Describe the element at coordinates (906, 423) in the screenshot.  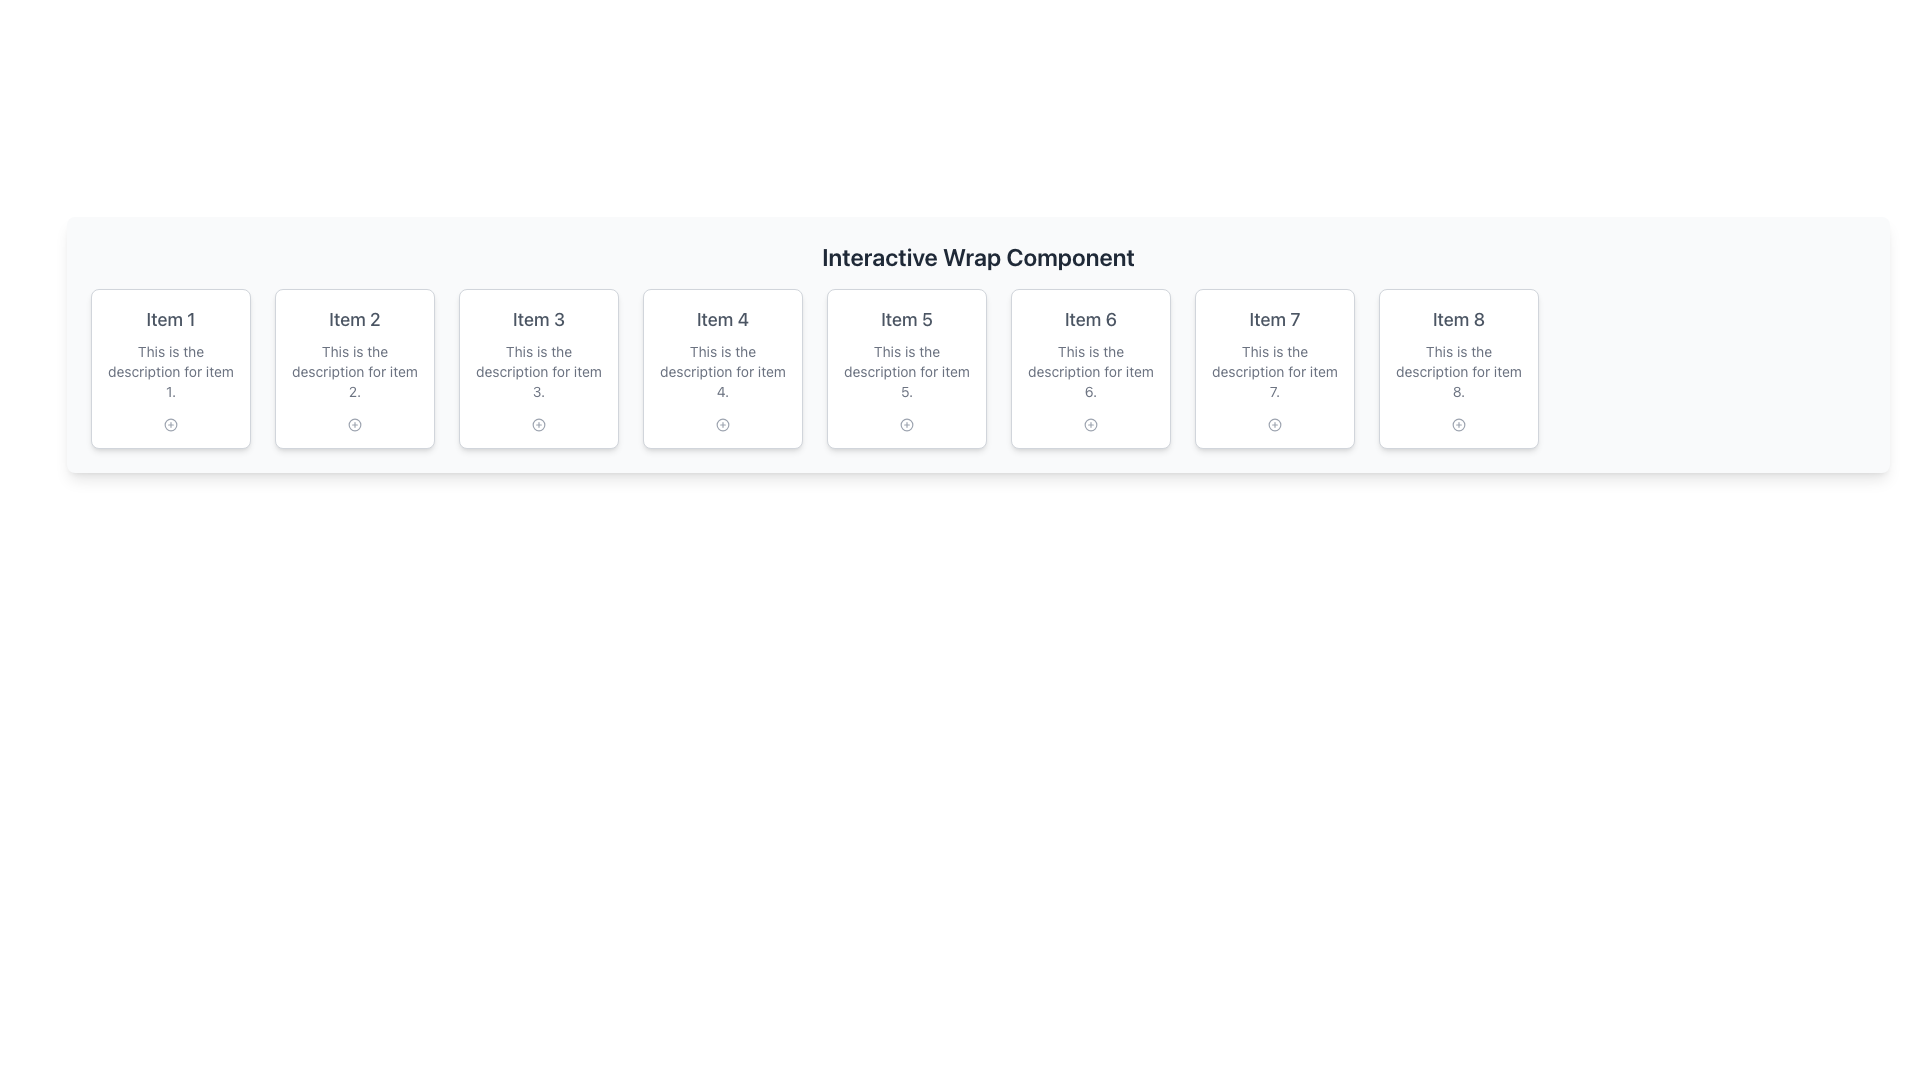
I see `the circular interactive icon with a plus sign located at the bottom center of the card labeled 'Item 5'` at that location.